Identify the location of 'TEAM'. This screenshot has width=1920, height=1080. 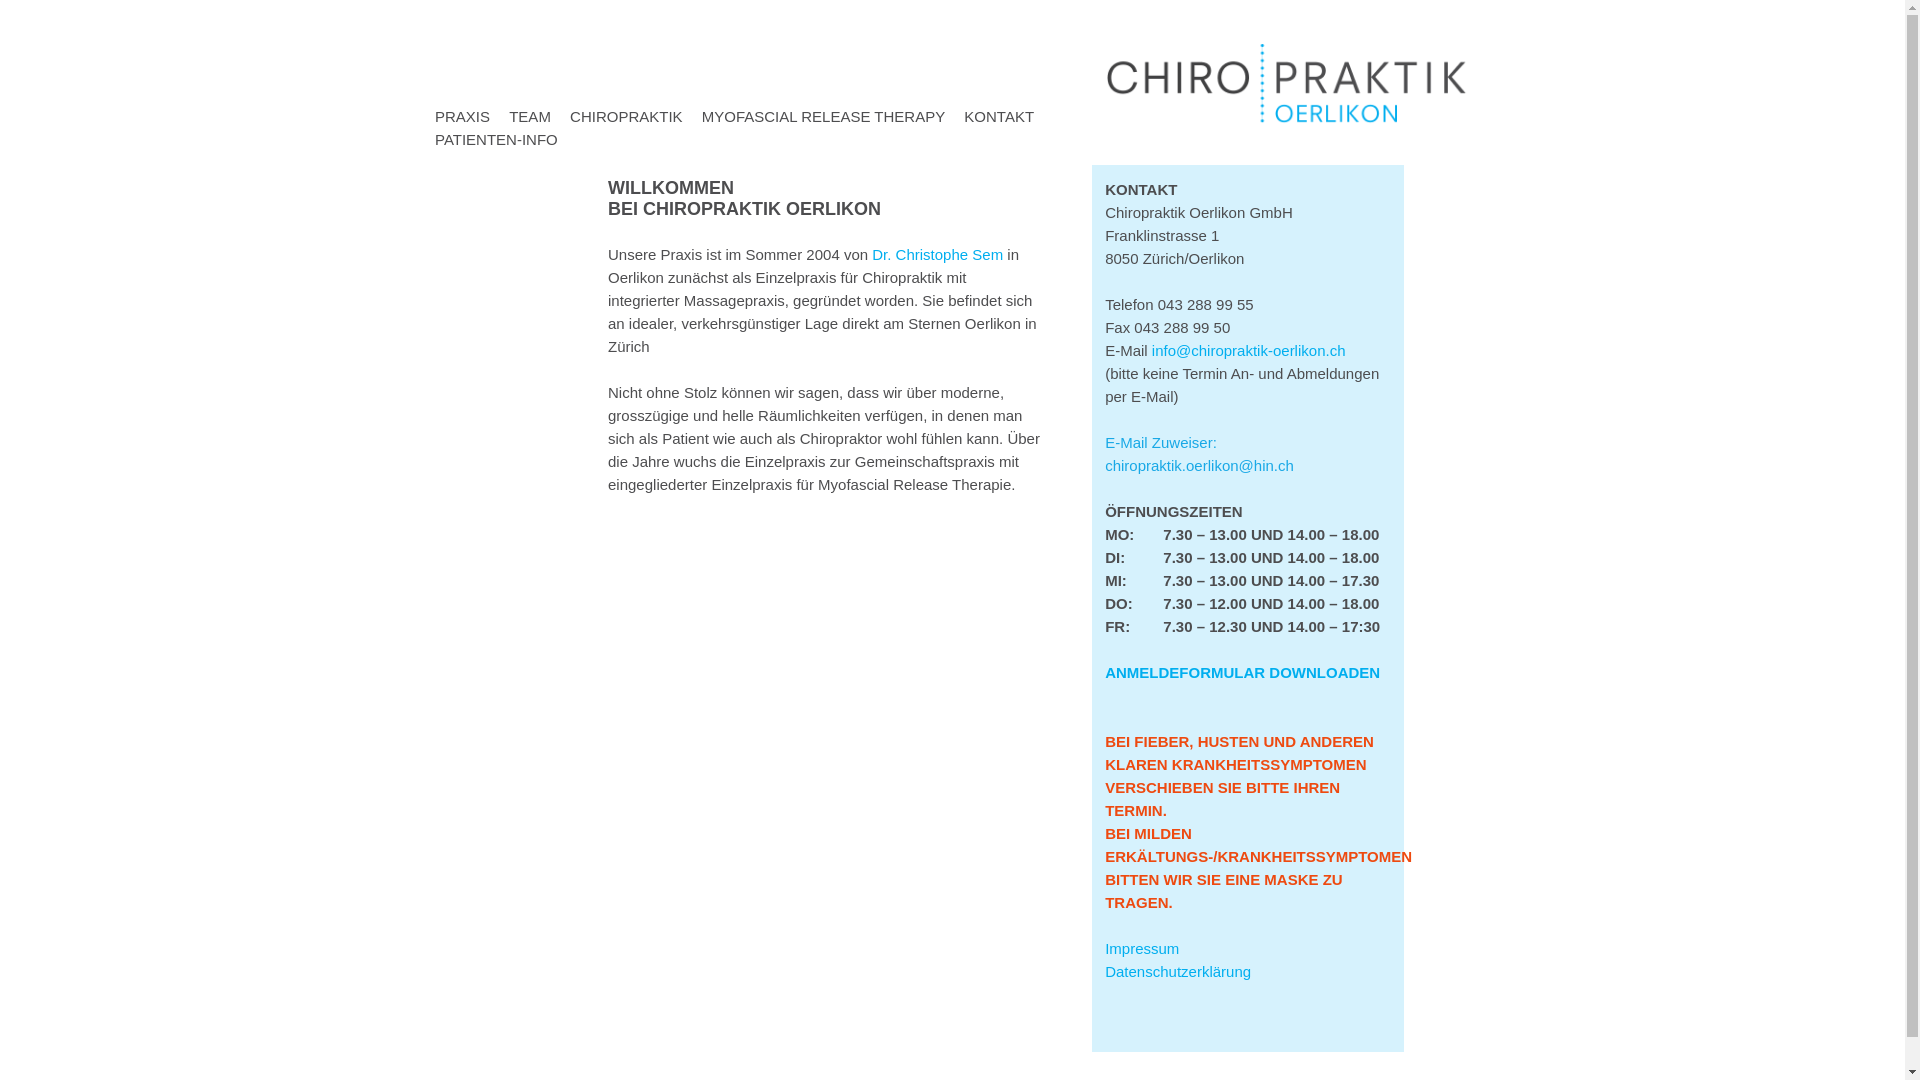
(529, 116).